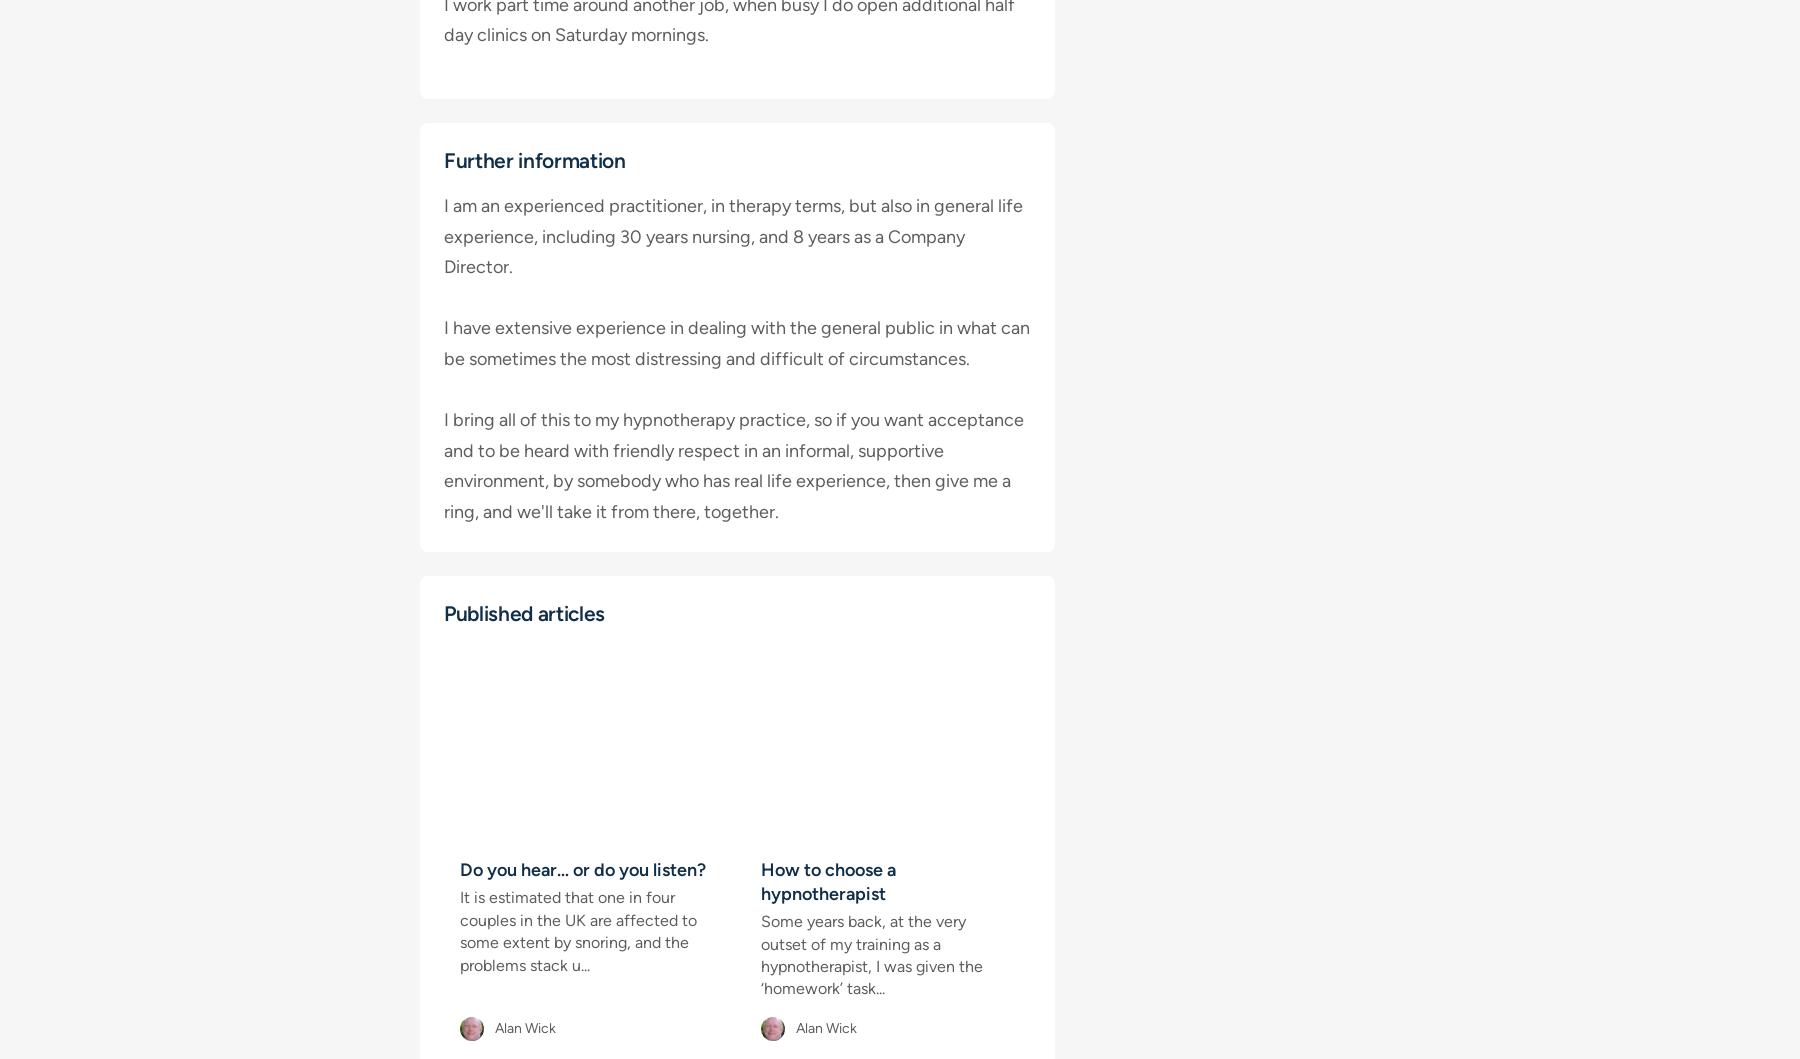 The image size is (1800, 1059). Describe the element at coordinates (533, 159) in the screenshot. I see `'Further information'` at that location.